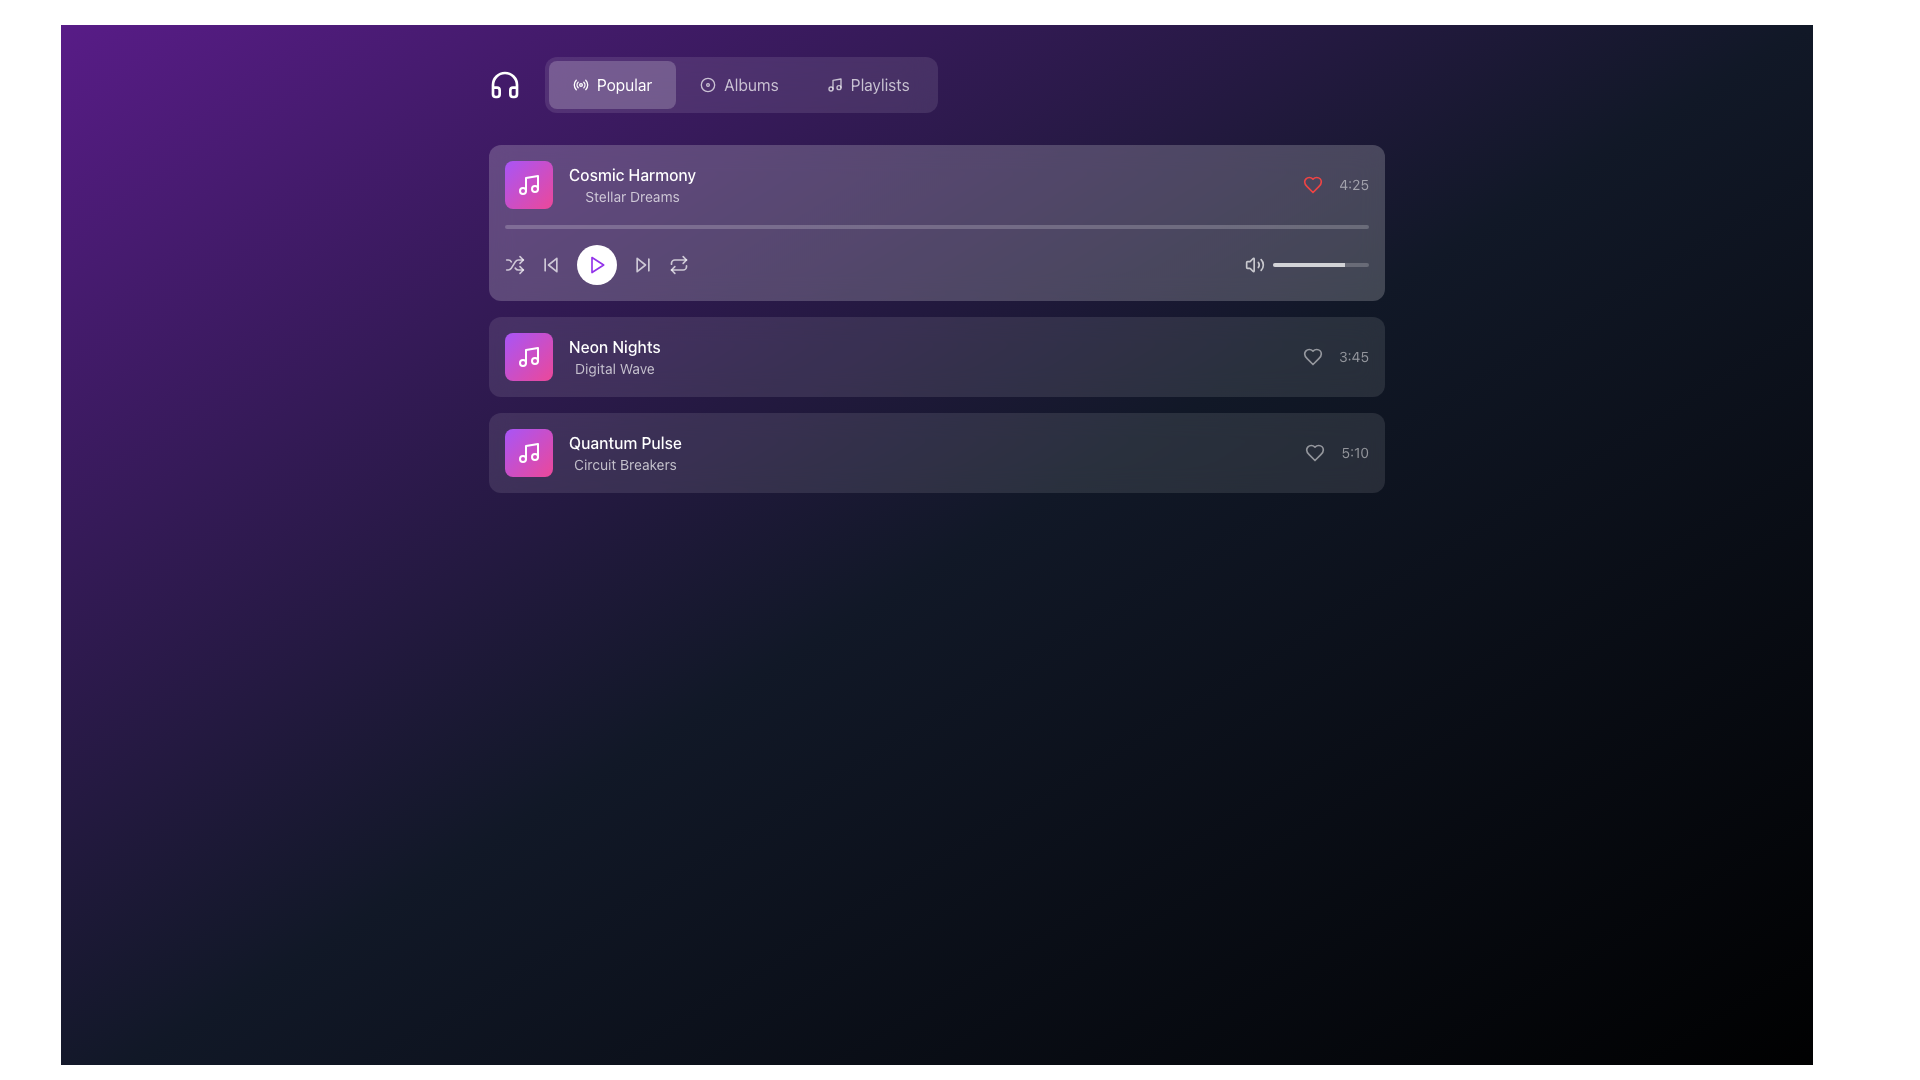 The width and height of the screenshot is (1920, 1080). What do you see at coordinates (1322, 264) in the screenshot?
I see `volume` at bounding box center [1322, 264].